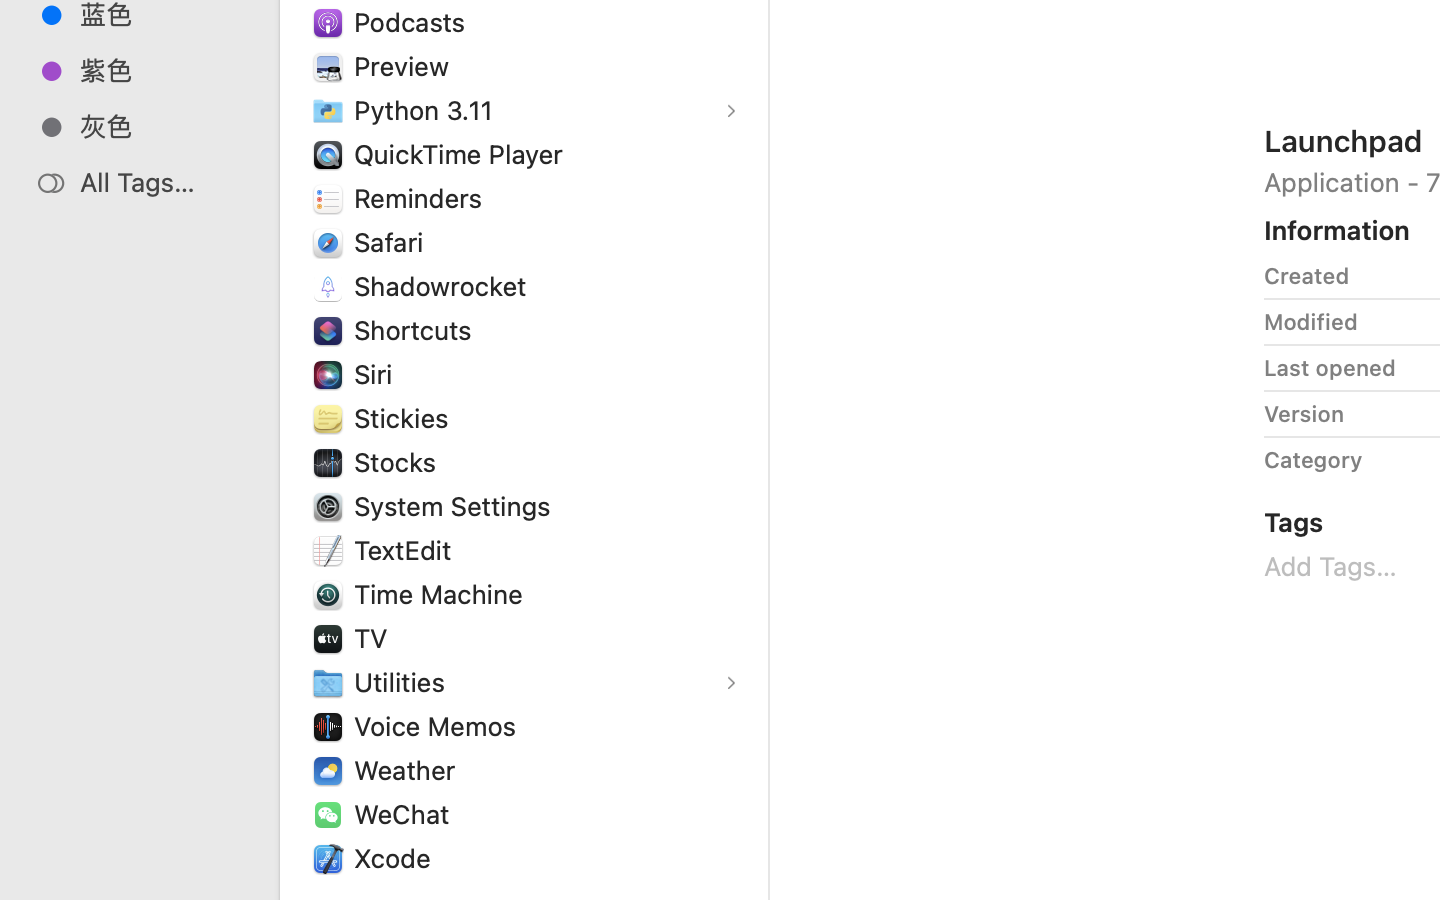  Describe the element at coordinates (1312, 458) in the screenshot. I see `'Category'` at that location.